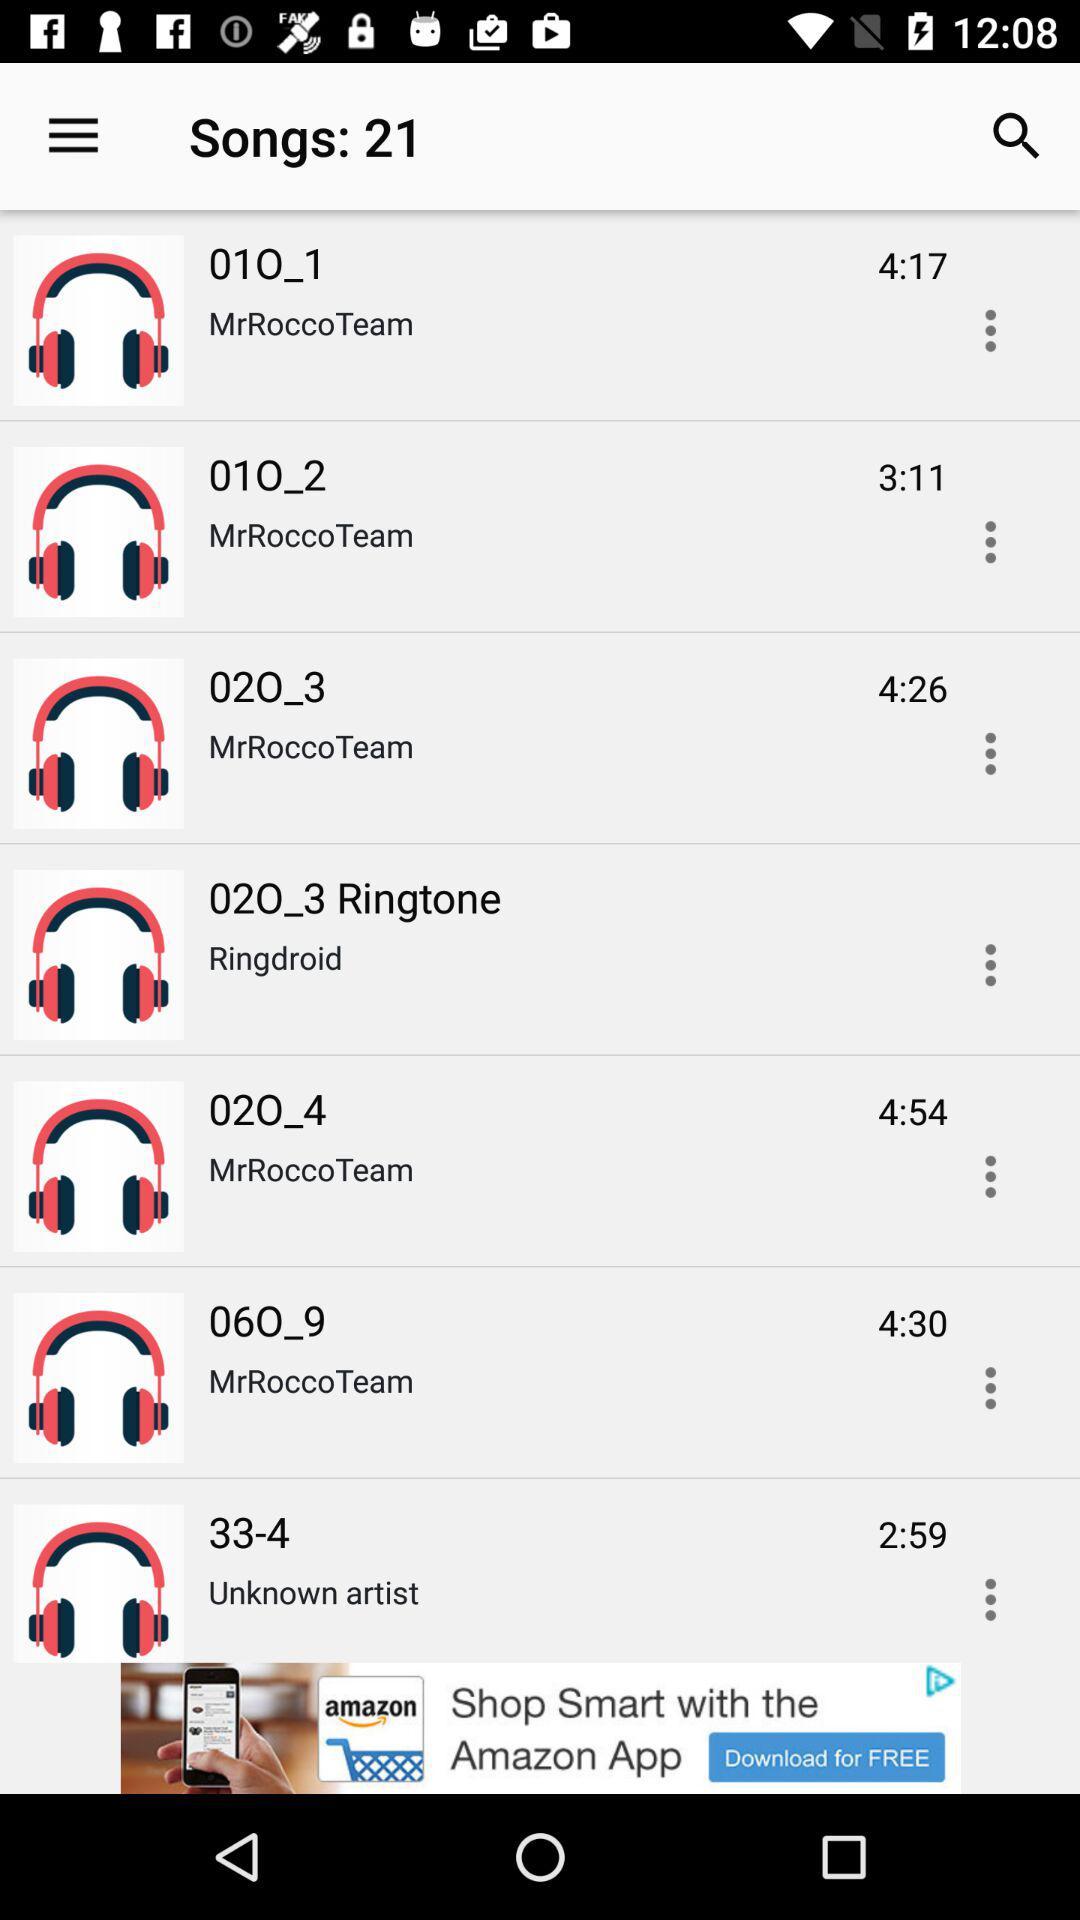 This screenshot has width=1080, height=1920. I want to click on overflow menu, so click(990, 542).